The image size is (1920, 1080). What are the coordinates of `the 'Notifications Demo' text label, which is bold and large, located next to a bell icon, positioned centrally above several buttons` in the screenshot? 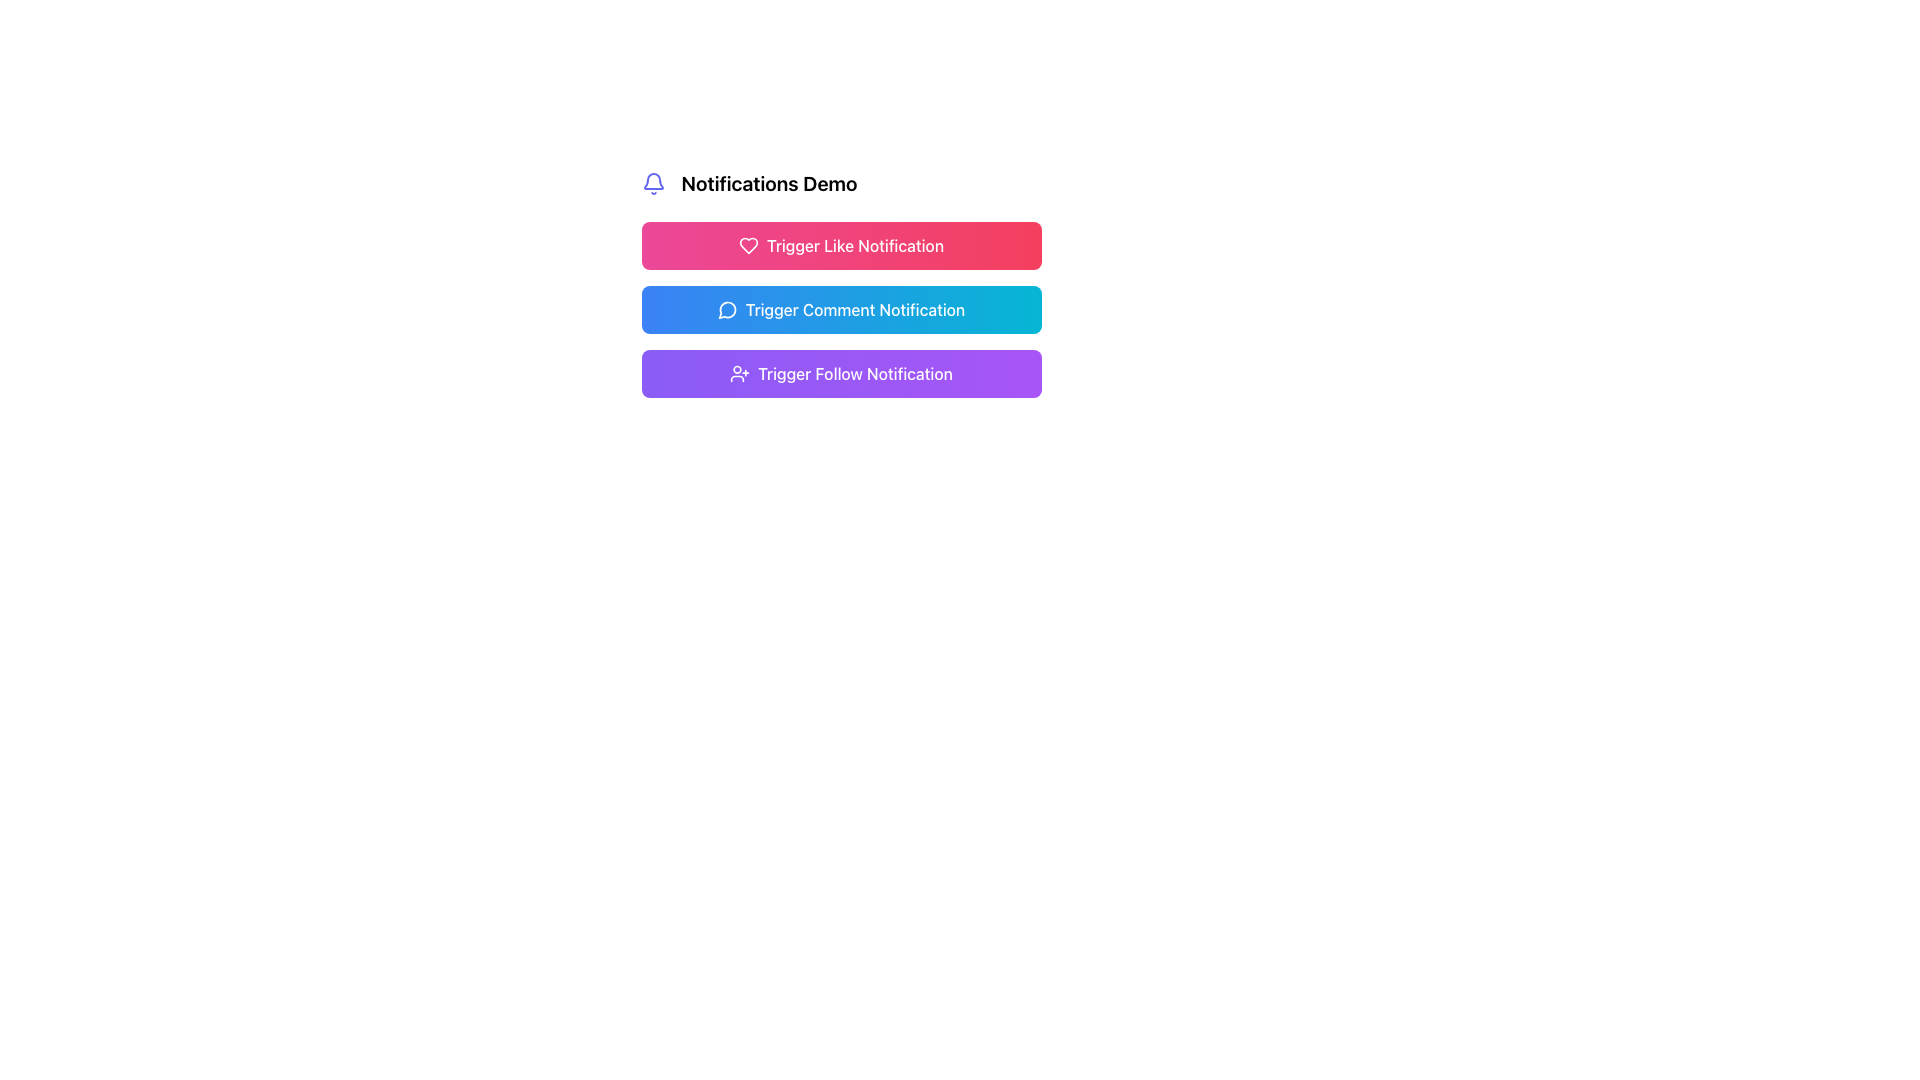 It's located at (768, 184).